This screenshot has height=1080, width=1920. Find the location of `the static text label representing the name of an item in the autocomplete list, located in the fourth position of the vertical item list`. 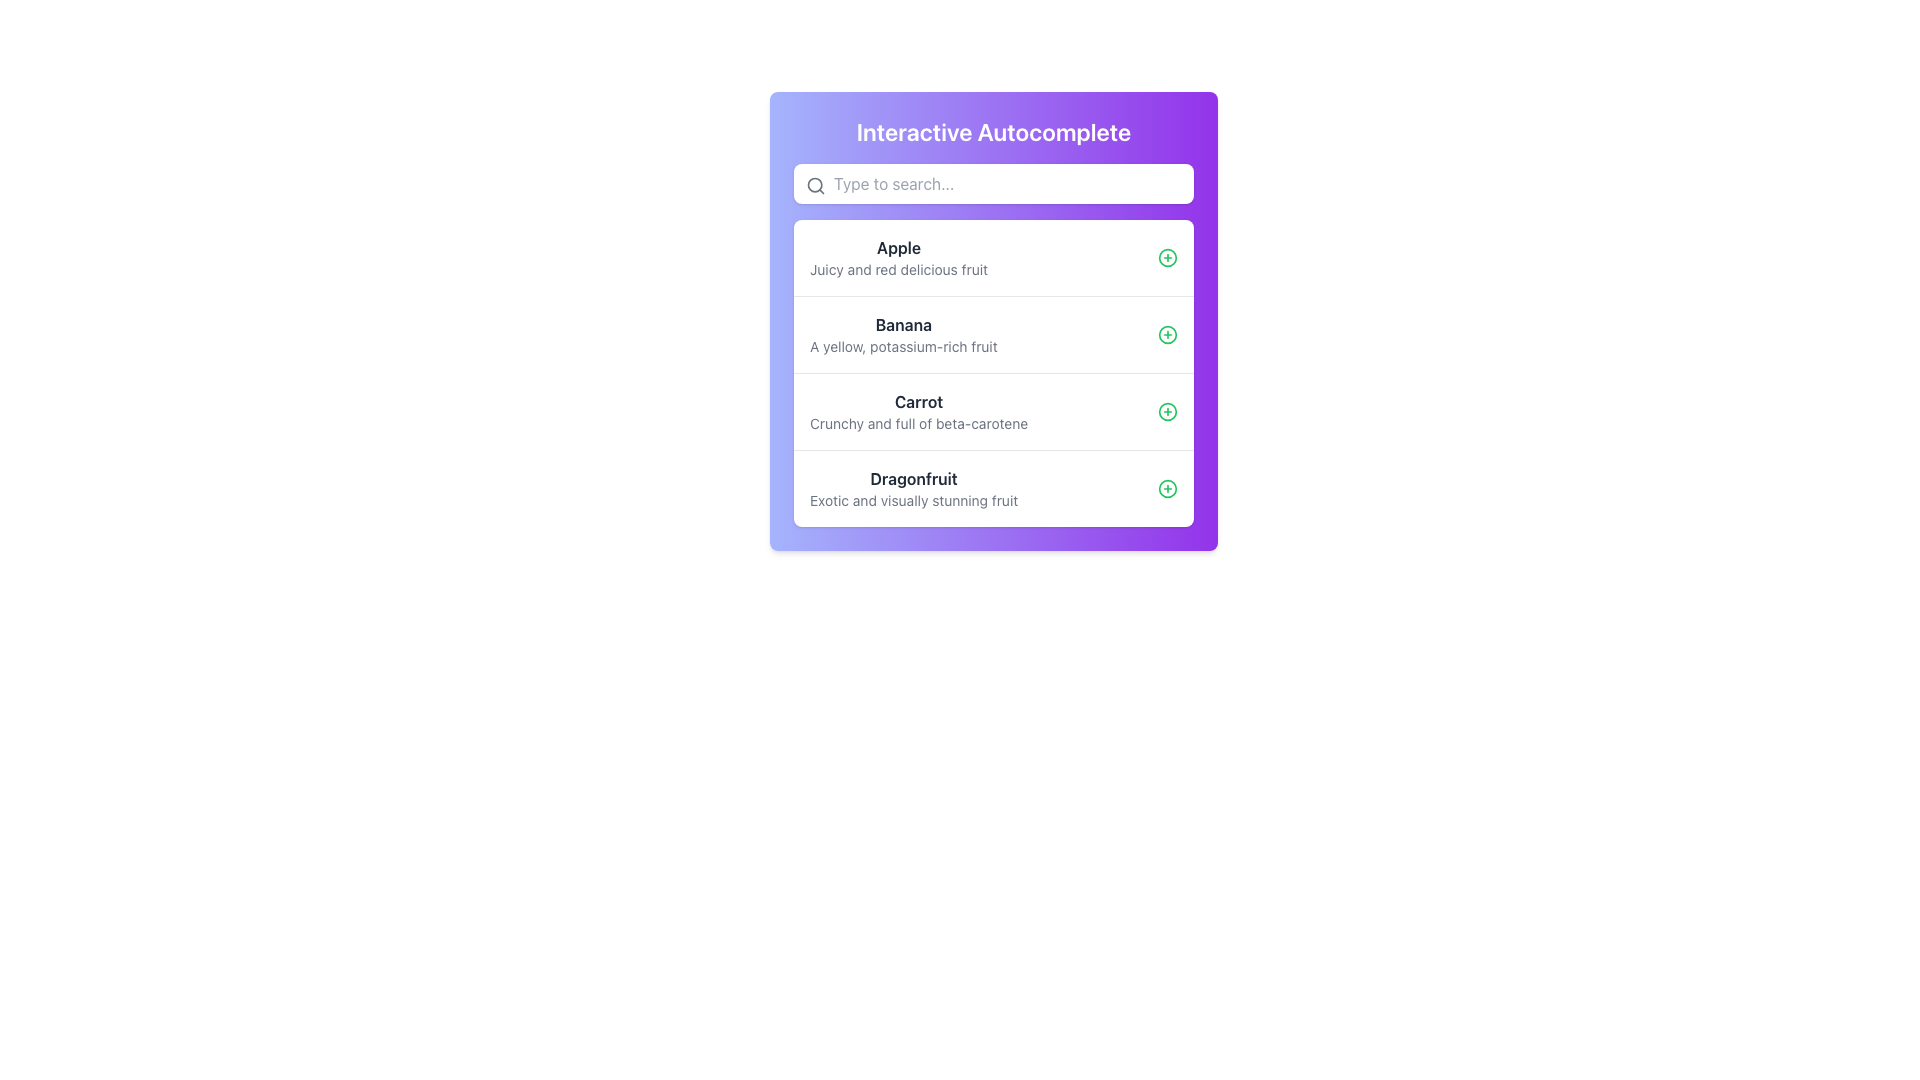

the static text label representing the name of an item in the autocomplete list, located in the fourth position of the vertical item list is located at coordinates (913, 478).